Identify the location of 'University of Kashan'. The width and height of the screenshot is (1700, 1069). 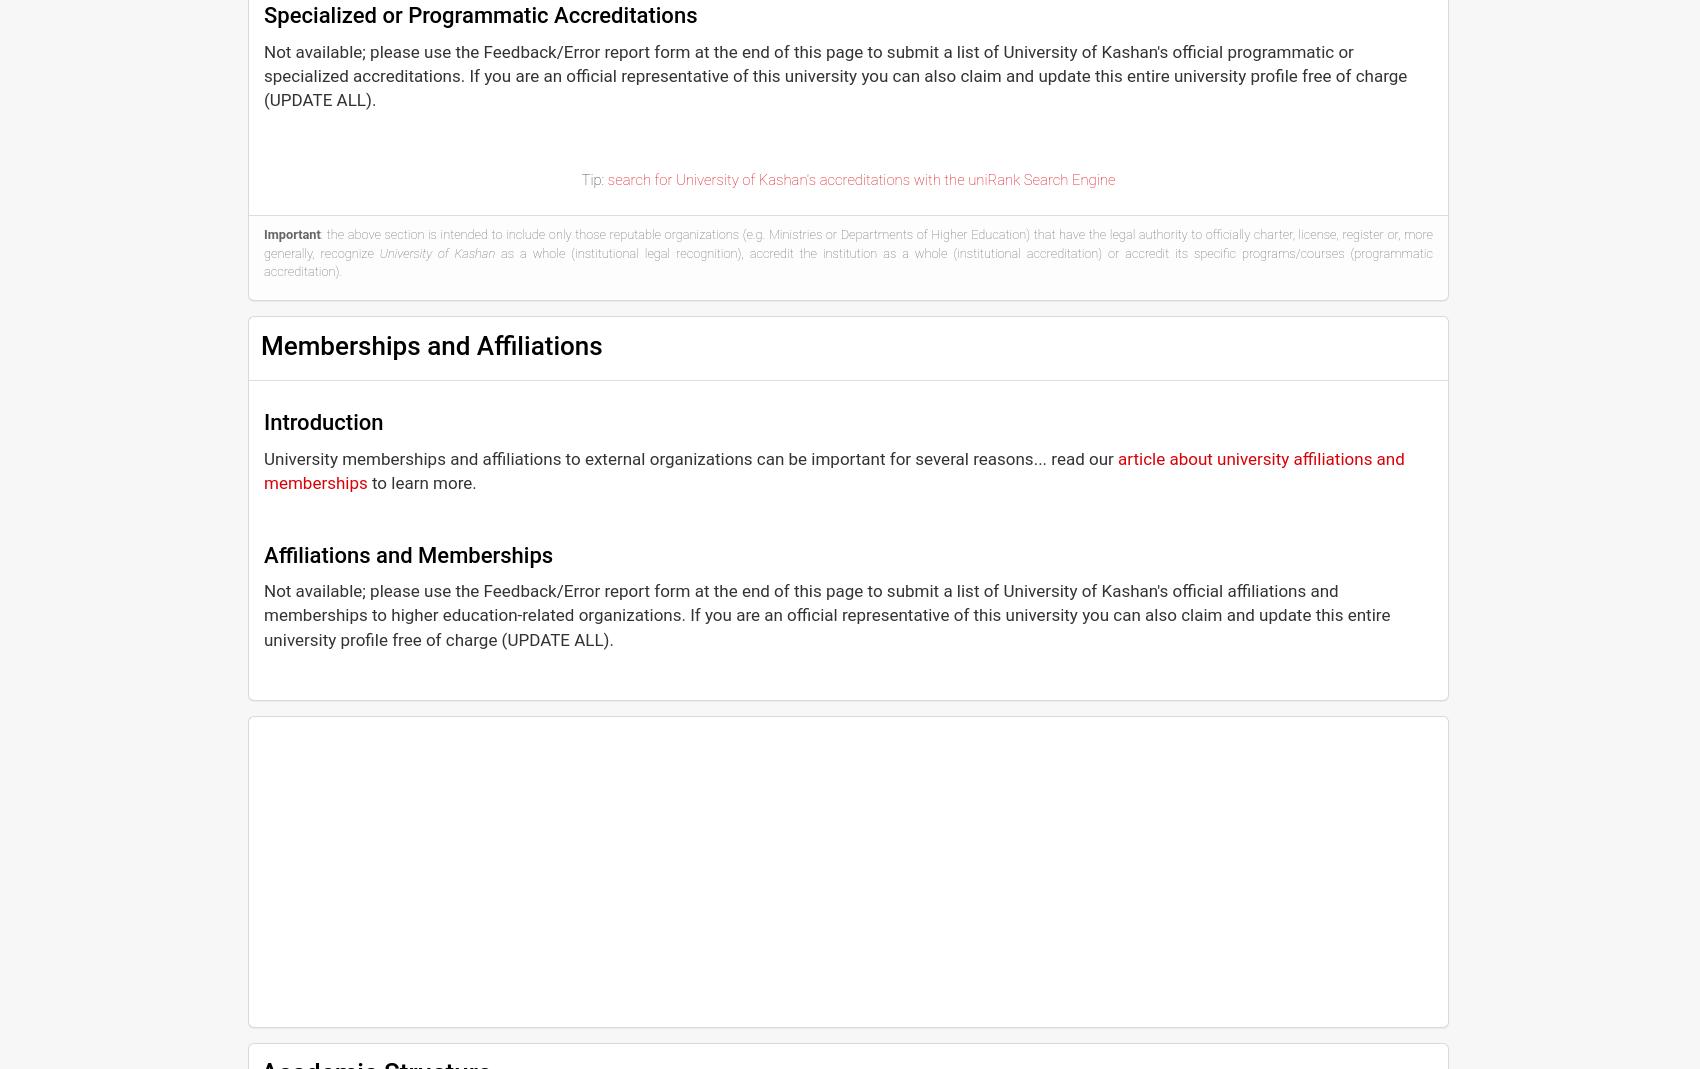
(437, 251).